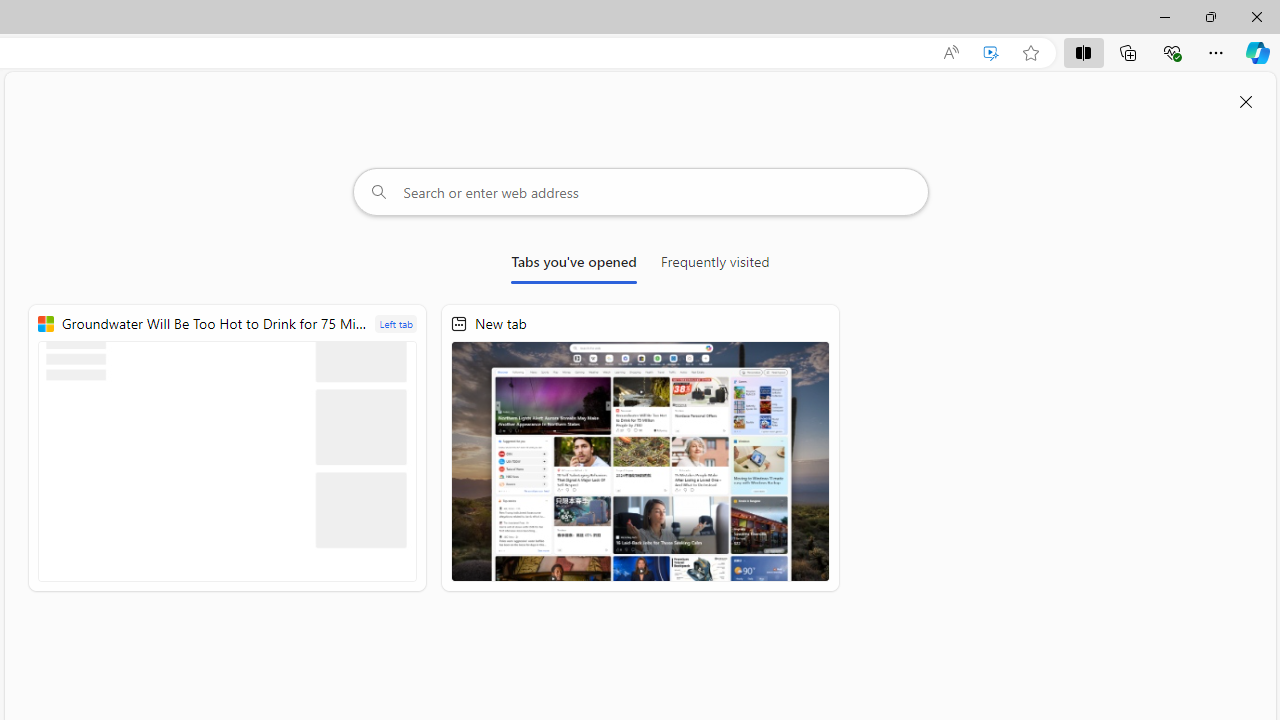 The height and width of the screenshot is (720, 1280). Describe the element at coordinates (573, 265) in the screenshot. I see `'Tabs you'` at that location.